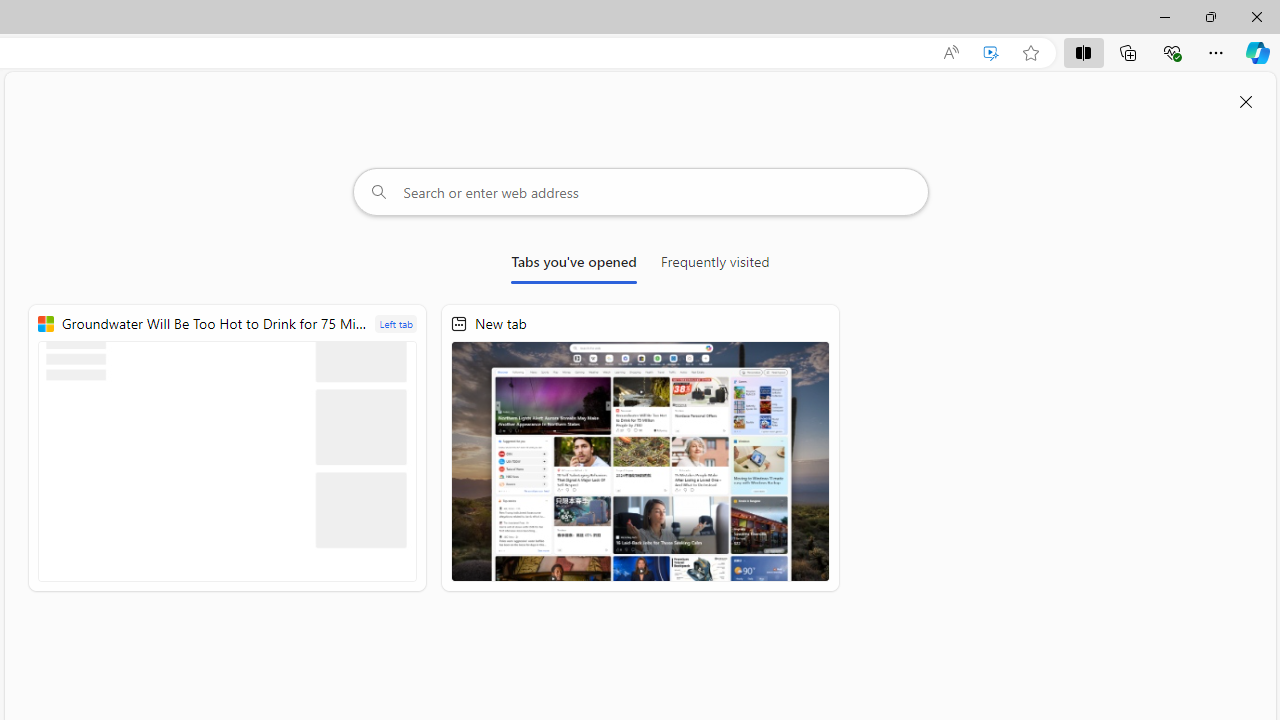 The height and width of the screenshot is (720, 1280). Describe the element at coordinates (573, 265) in the screenshot. I see `'Tabs you'` at that location.